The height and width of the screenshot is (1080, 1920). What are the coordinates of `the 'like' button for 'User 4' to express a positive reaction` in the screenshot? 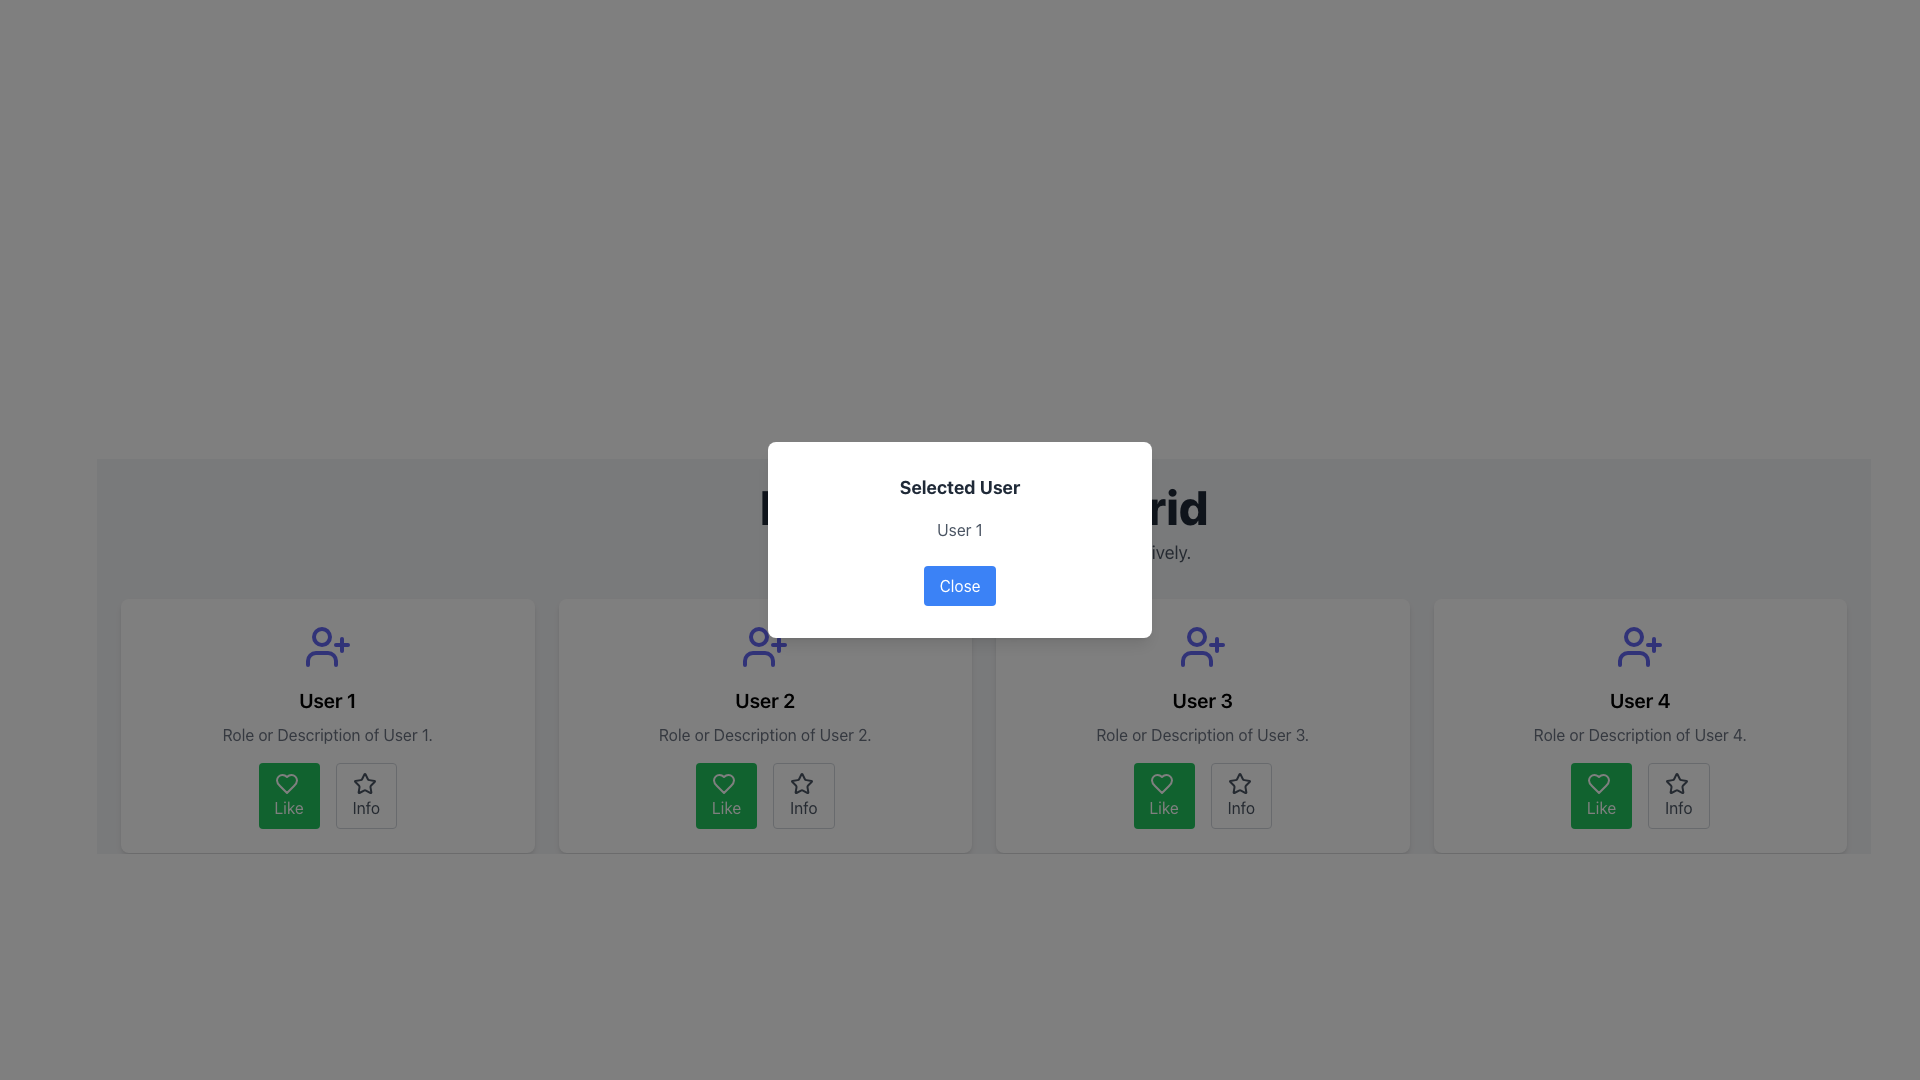 It's located at (1601, 794).